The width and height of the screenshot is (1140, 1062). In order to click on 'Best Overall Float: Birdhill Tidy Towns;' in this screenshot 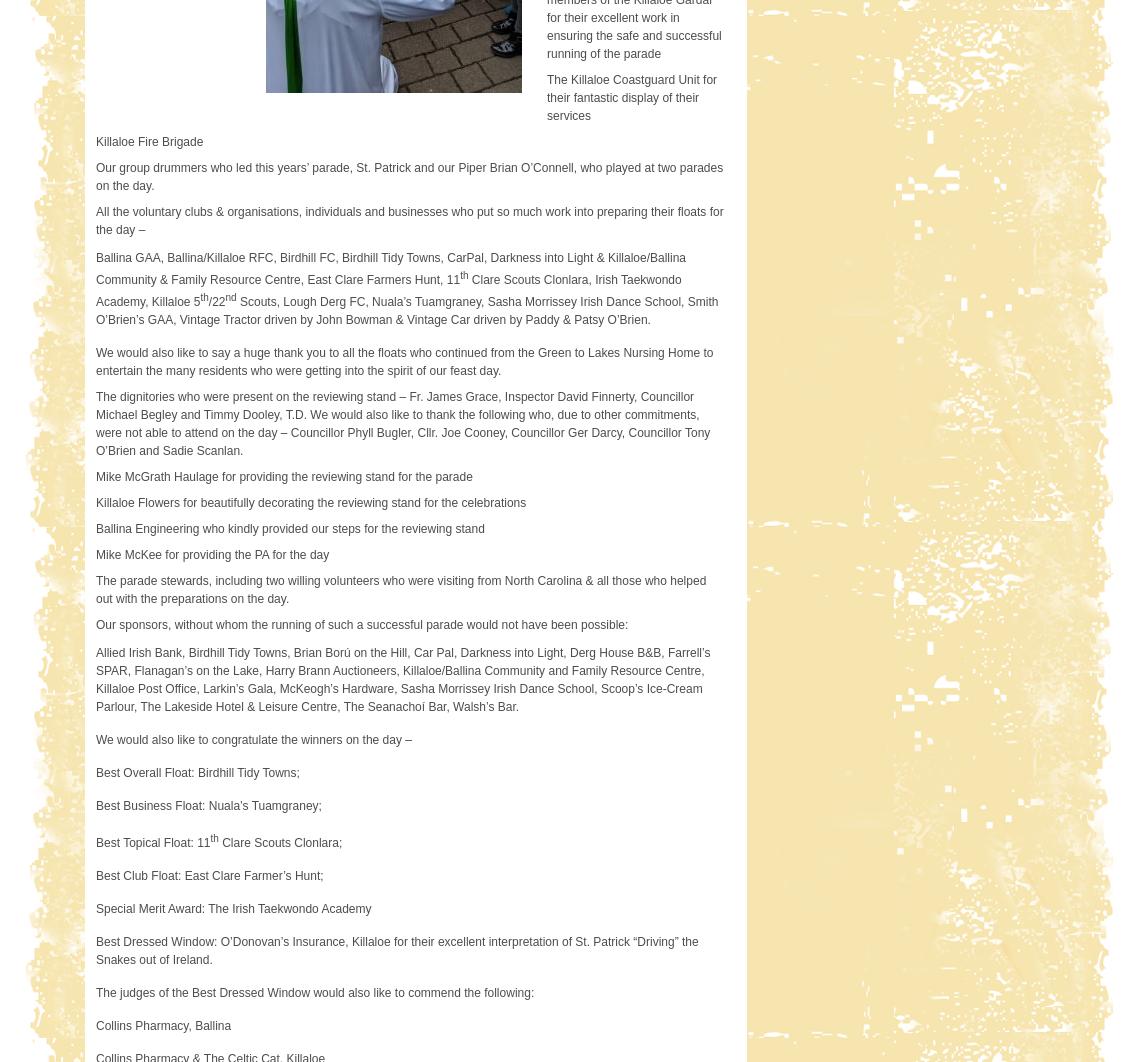, I will do `click(94, 771)`.